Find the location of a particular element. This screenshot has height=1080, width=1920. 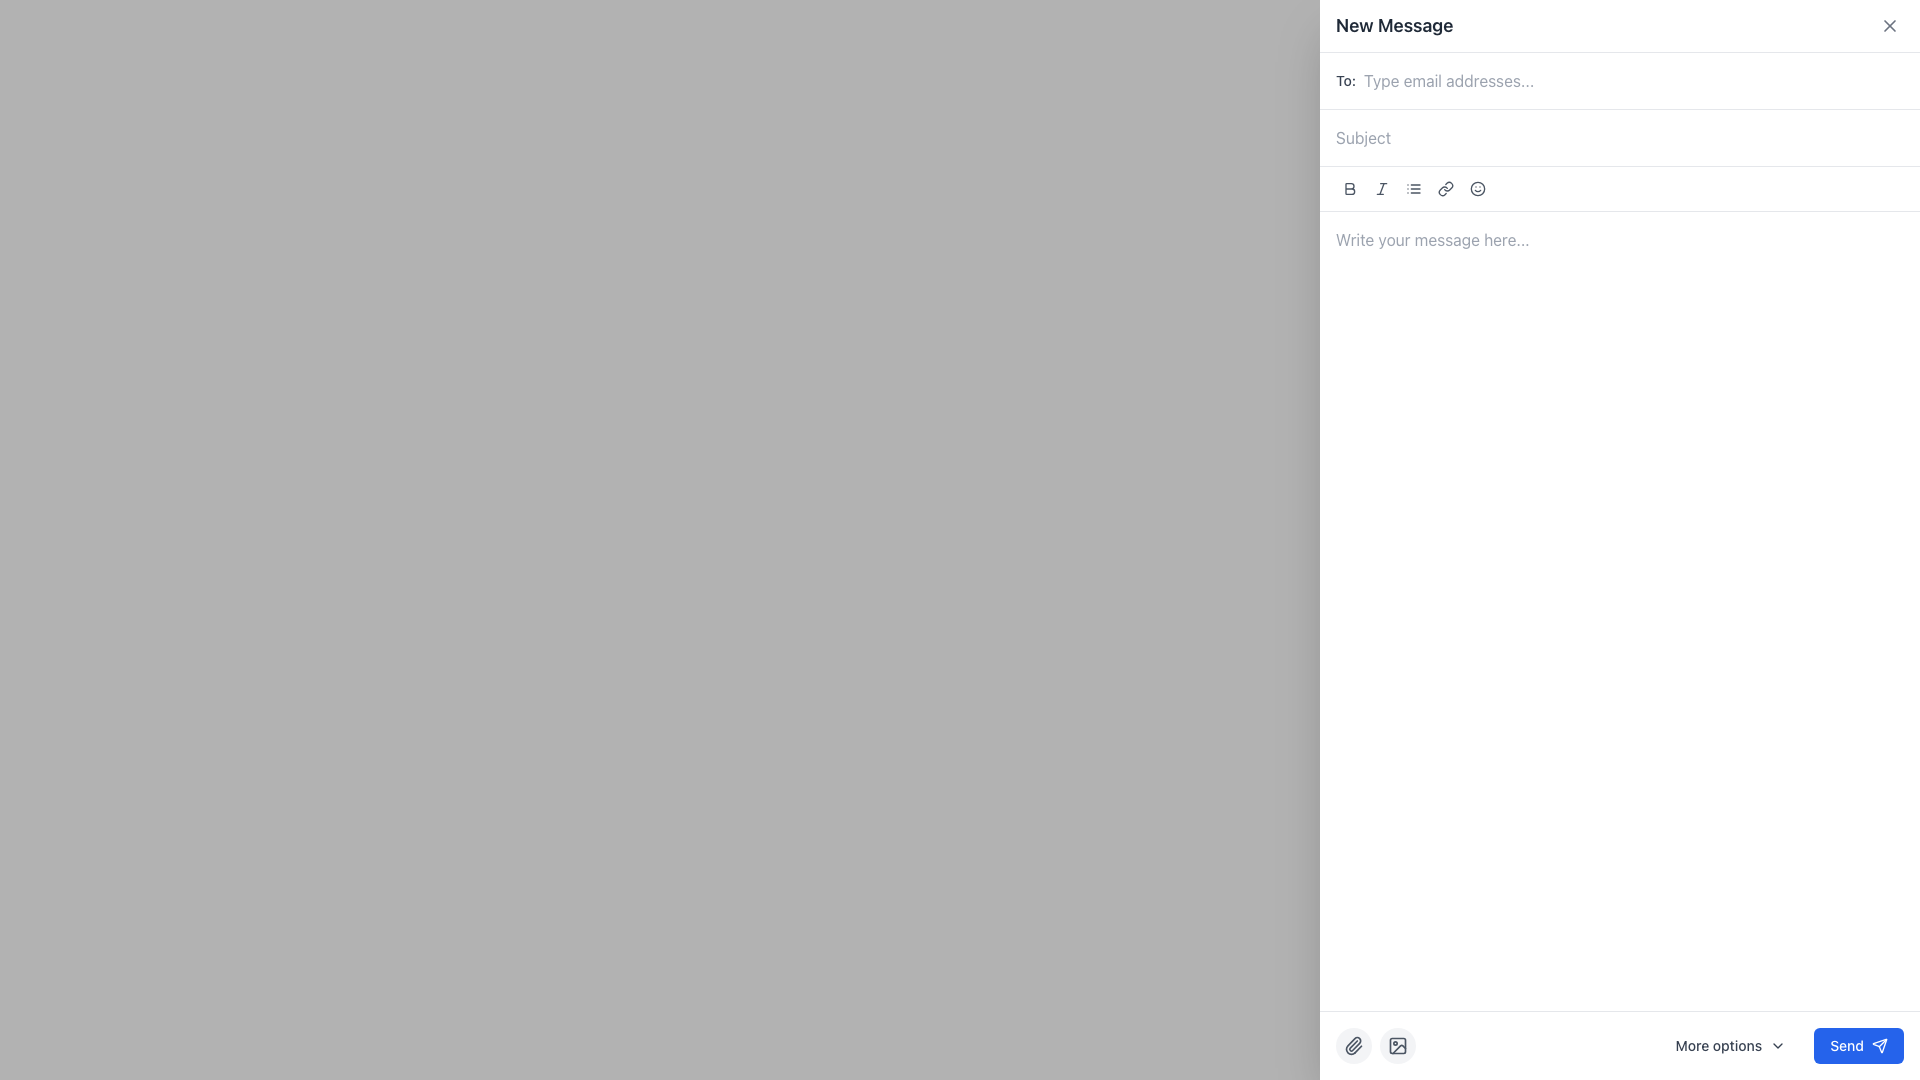

the Decorative SVG circle component located within the upper section of the smiley face icon is located at coordinates (1478, 189).